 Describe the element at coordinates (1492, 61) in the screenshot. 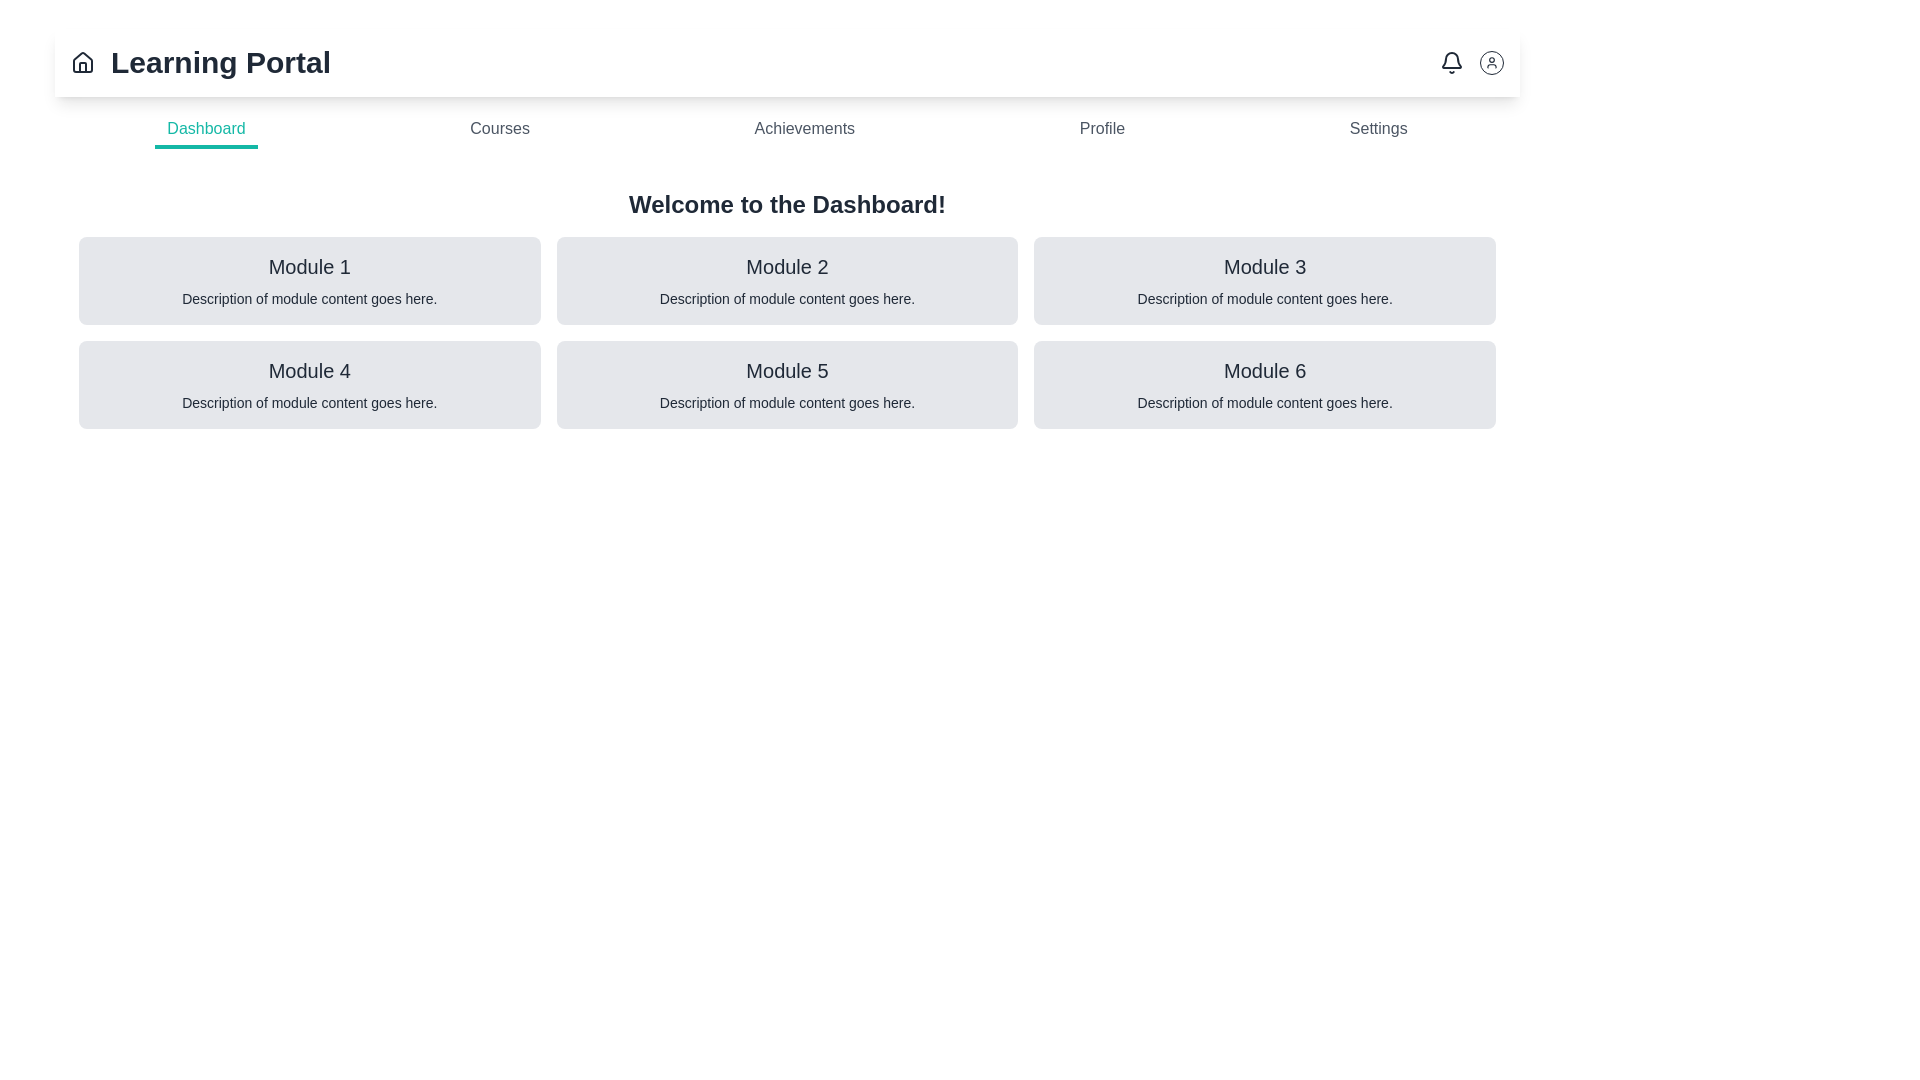

I see `the user profile icon button located in the top-right corner of the interface` at that location.